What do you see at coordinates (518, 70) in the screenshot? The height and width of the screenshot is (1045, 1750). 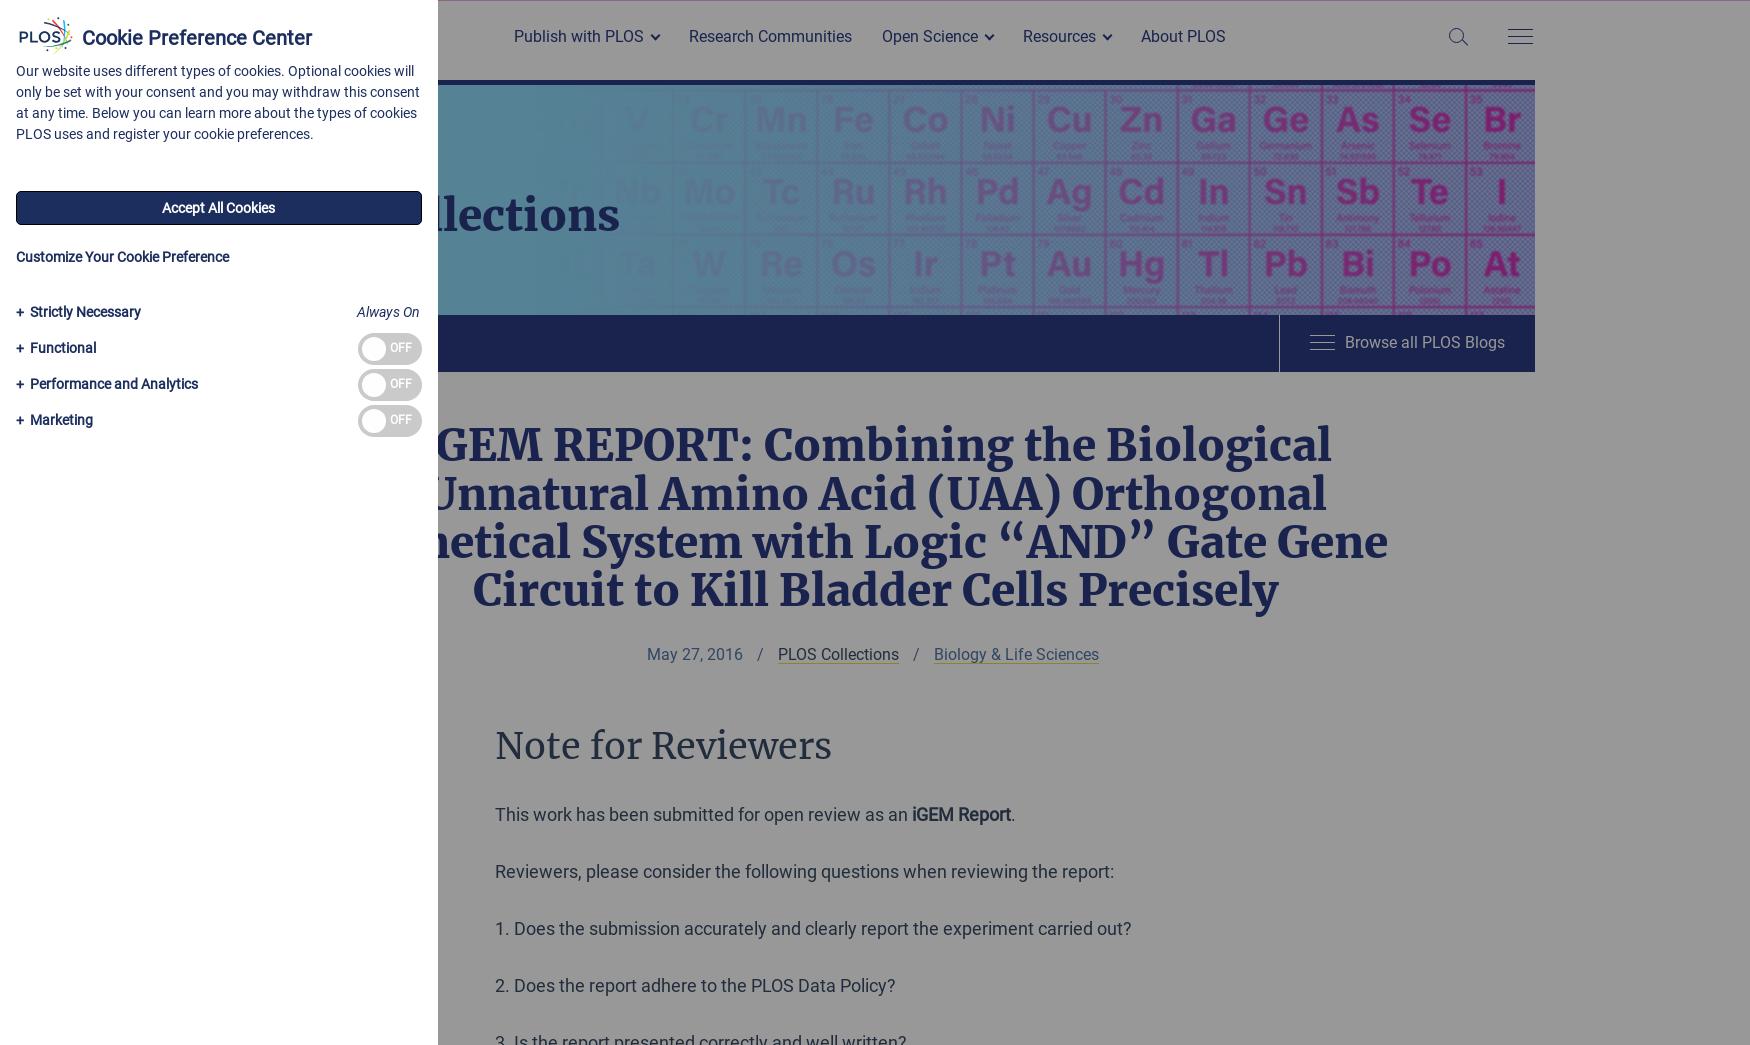 I see `'Which Journal?'` at bounding box center [518, 70].